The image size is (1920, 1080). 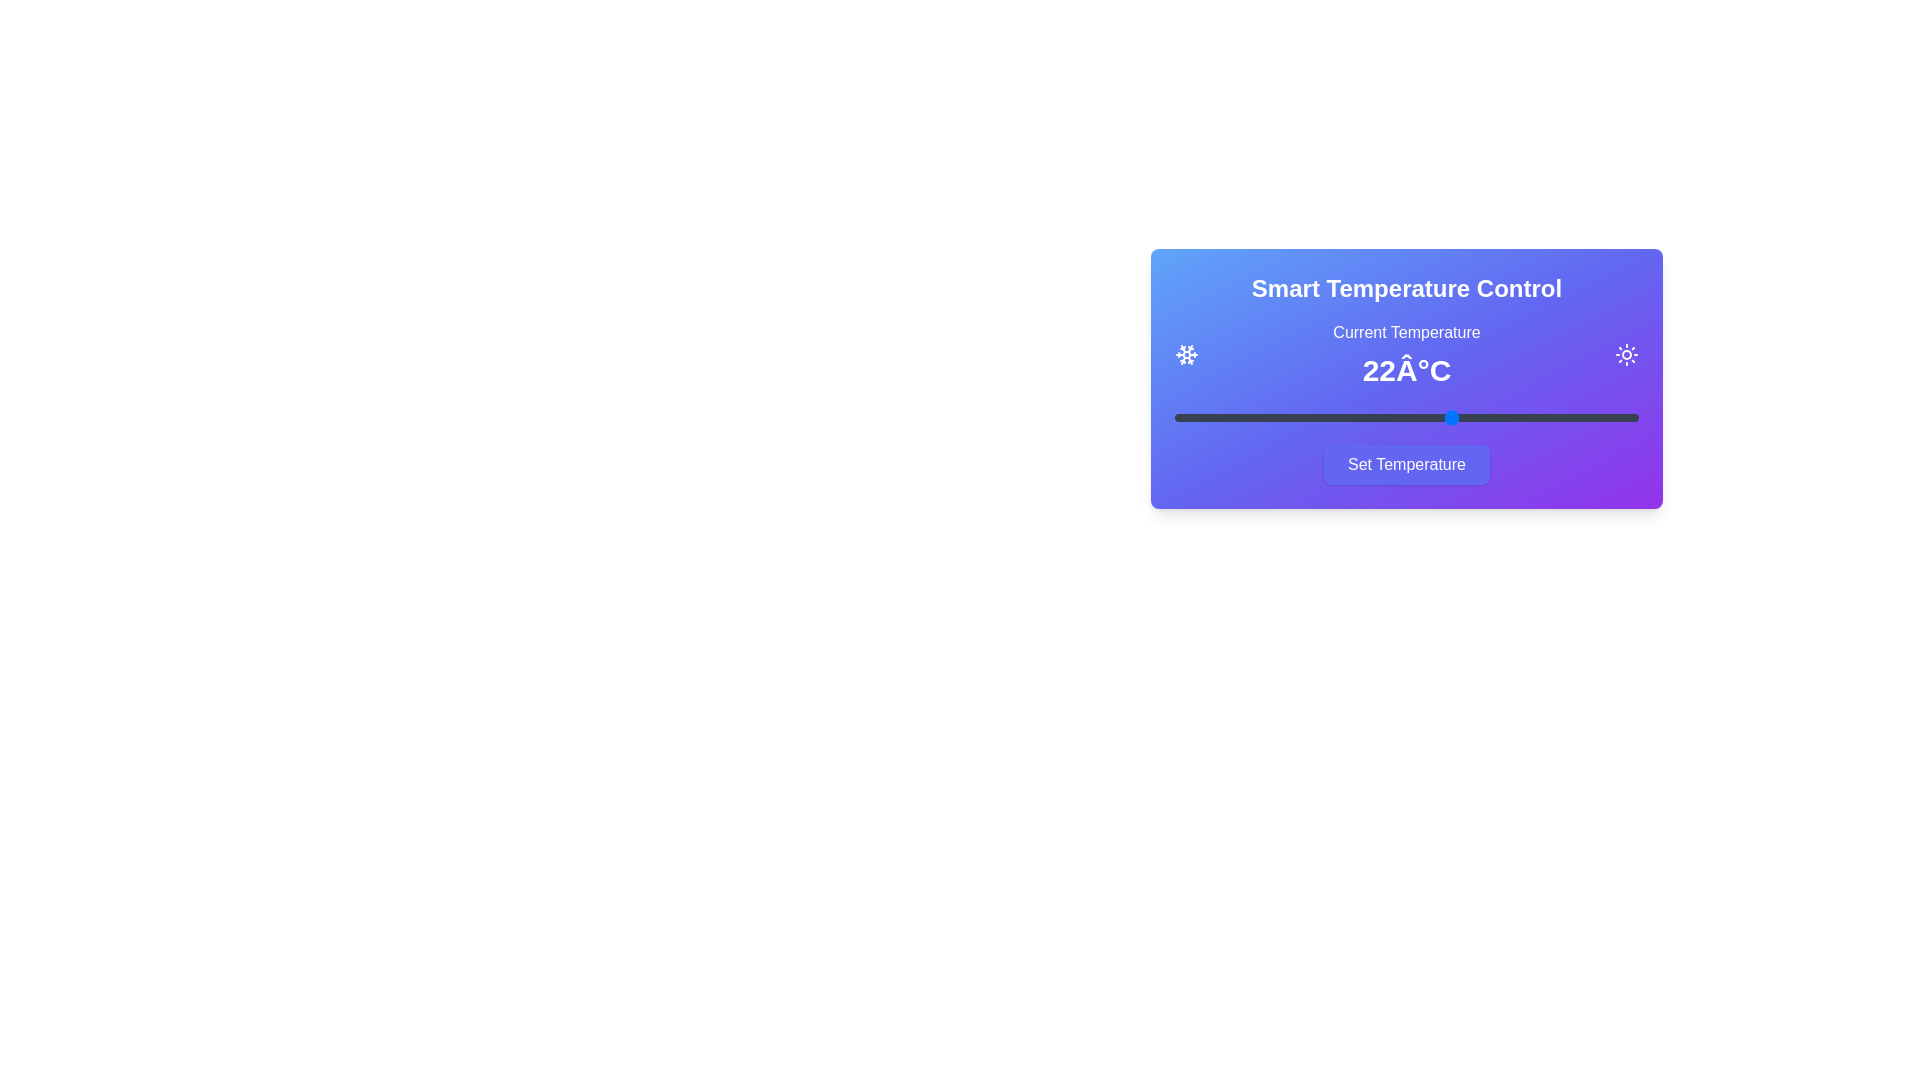 I want to click on the temperature slider, so click(x=1429, y=416).